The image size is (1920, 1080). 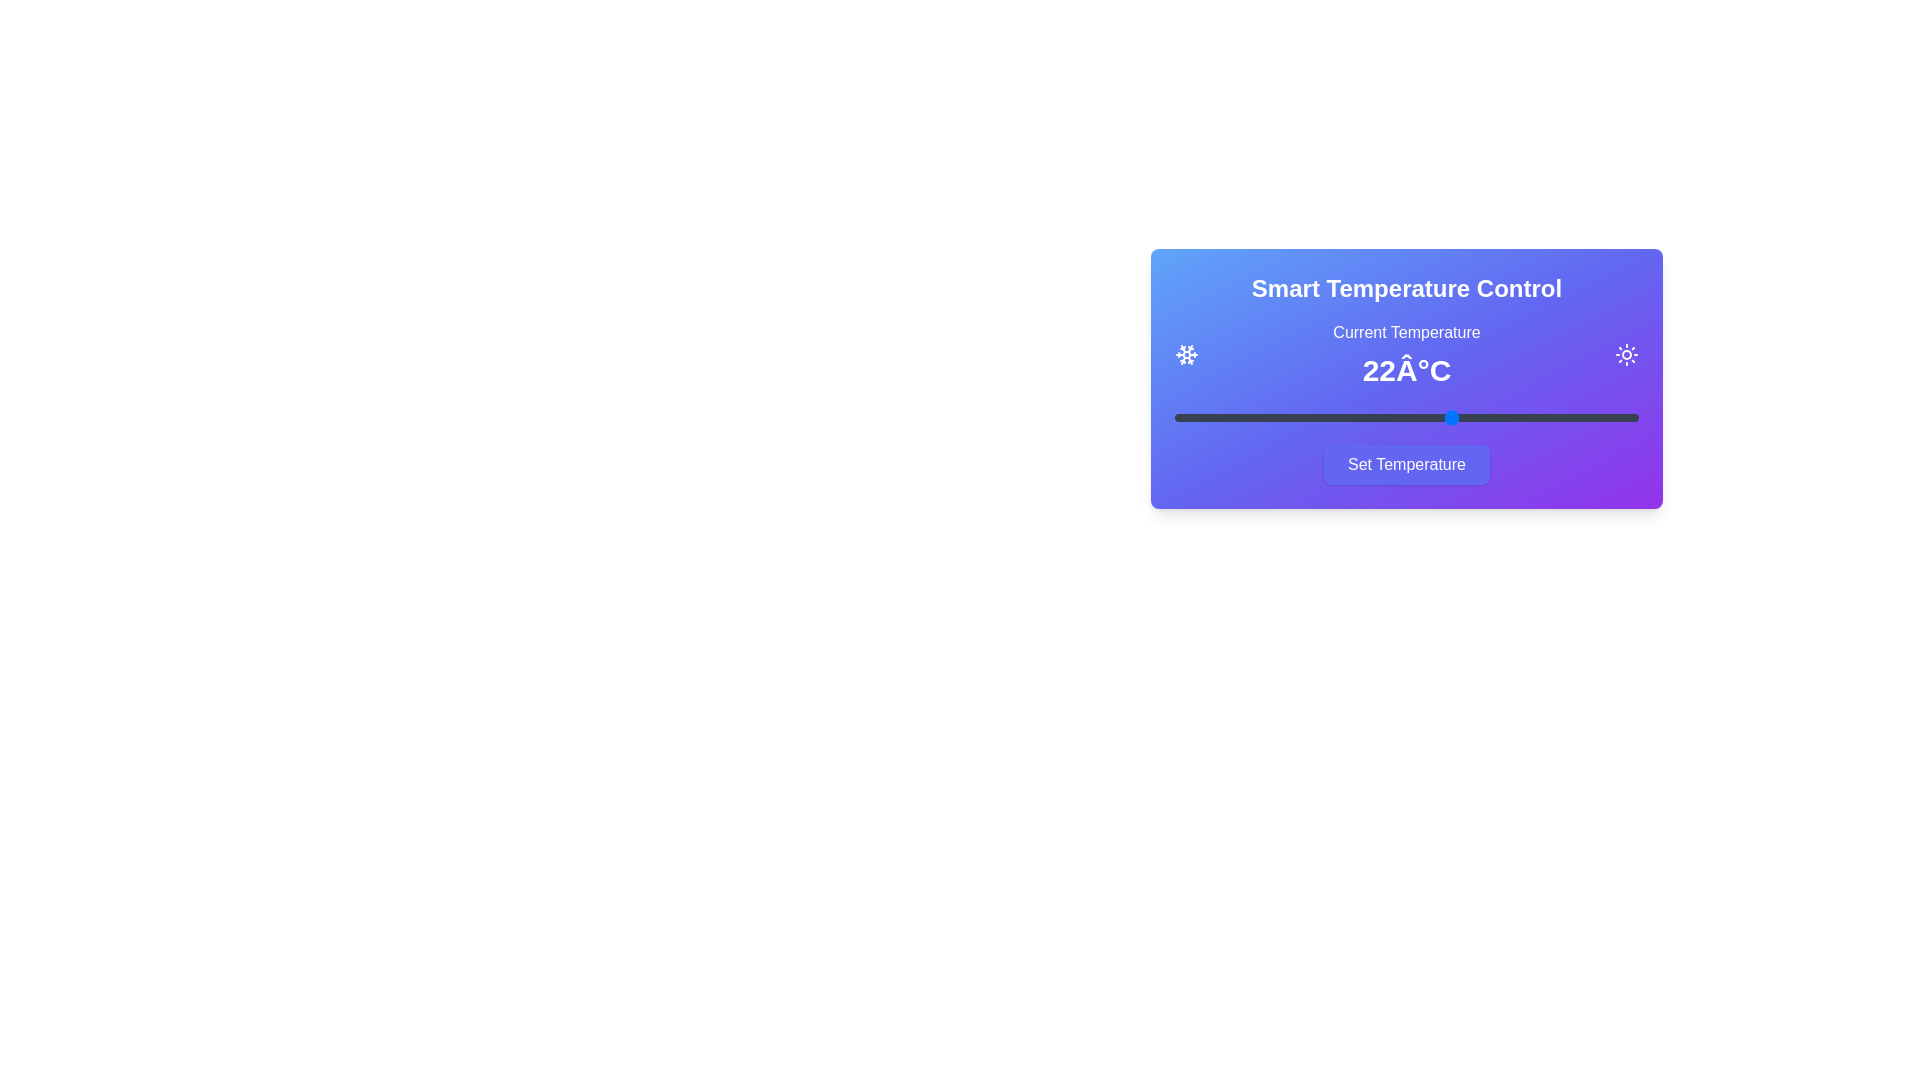 I want to click on the temperature slider, so click(x=1429, y=416).